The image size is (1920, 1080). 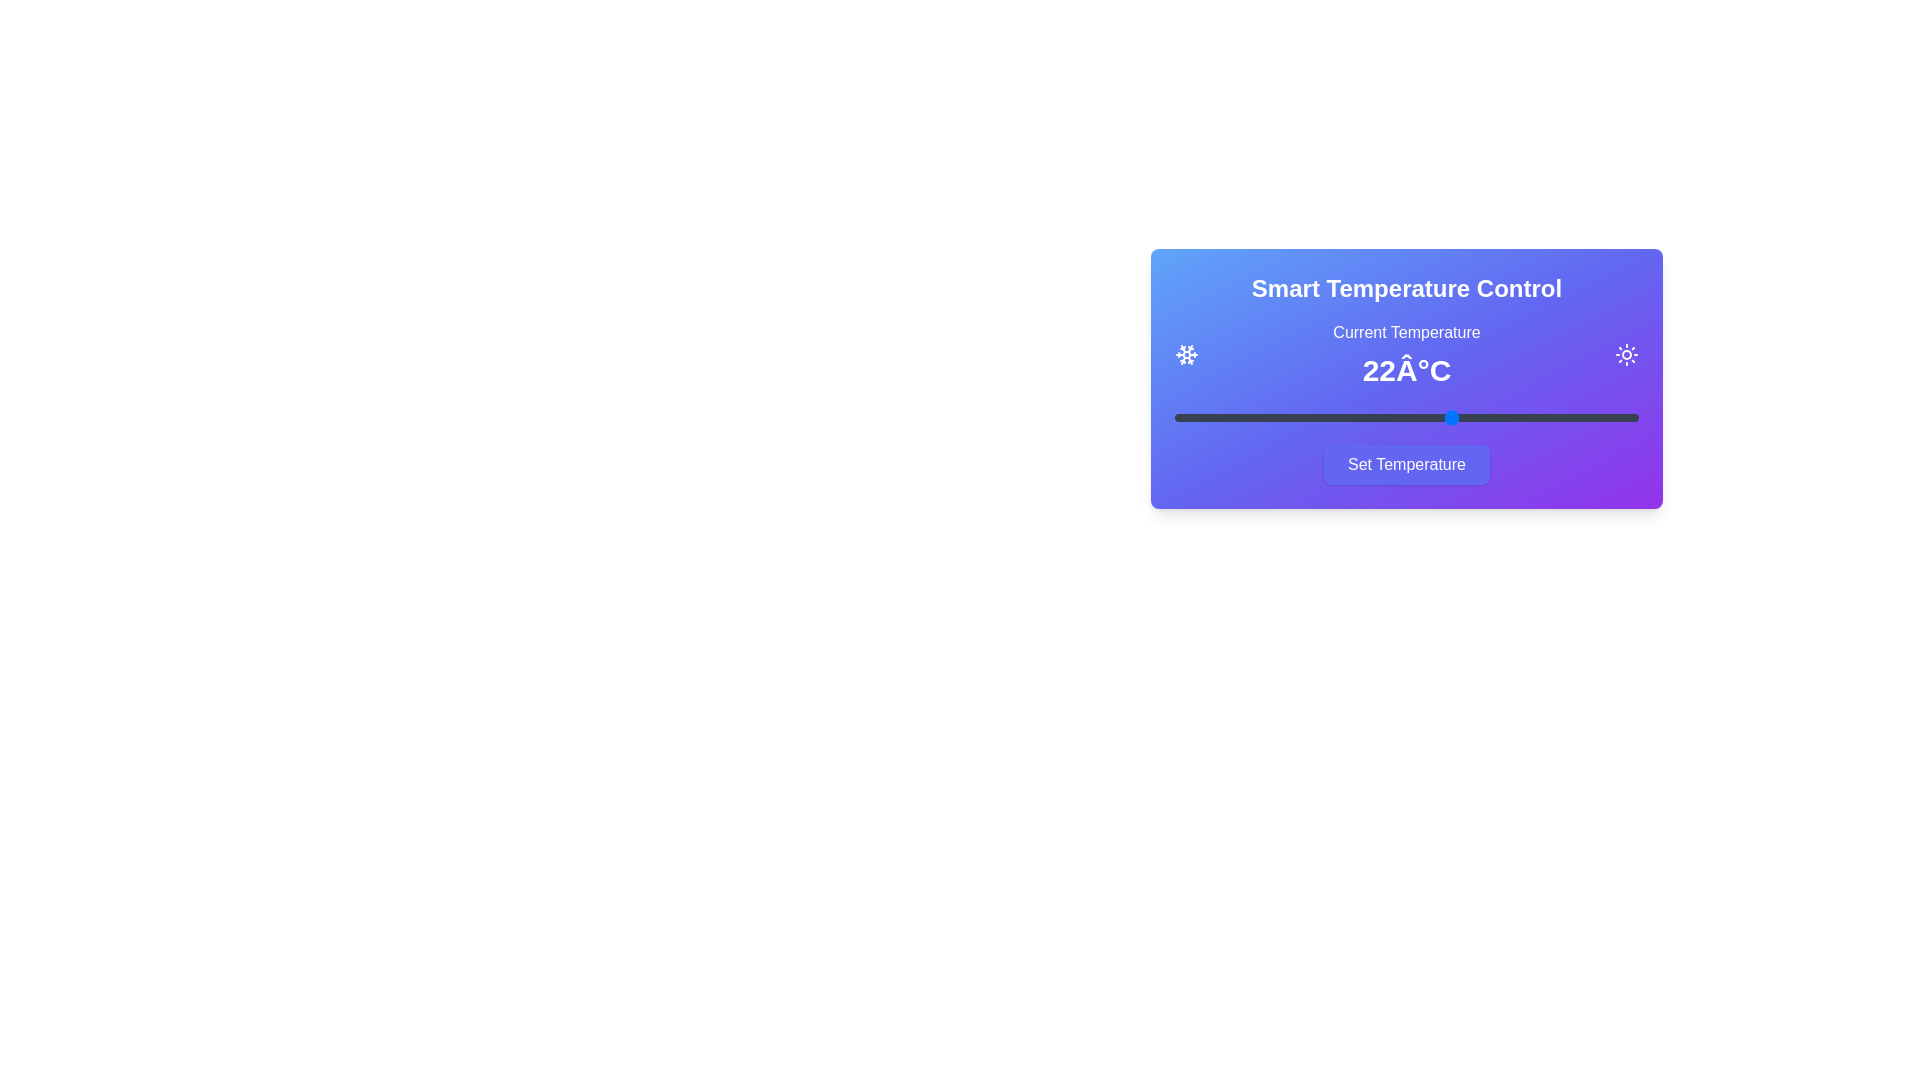 I want to click on the temperature slider, so click(x=1429, y=416).